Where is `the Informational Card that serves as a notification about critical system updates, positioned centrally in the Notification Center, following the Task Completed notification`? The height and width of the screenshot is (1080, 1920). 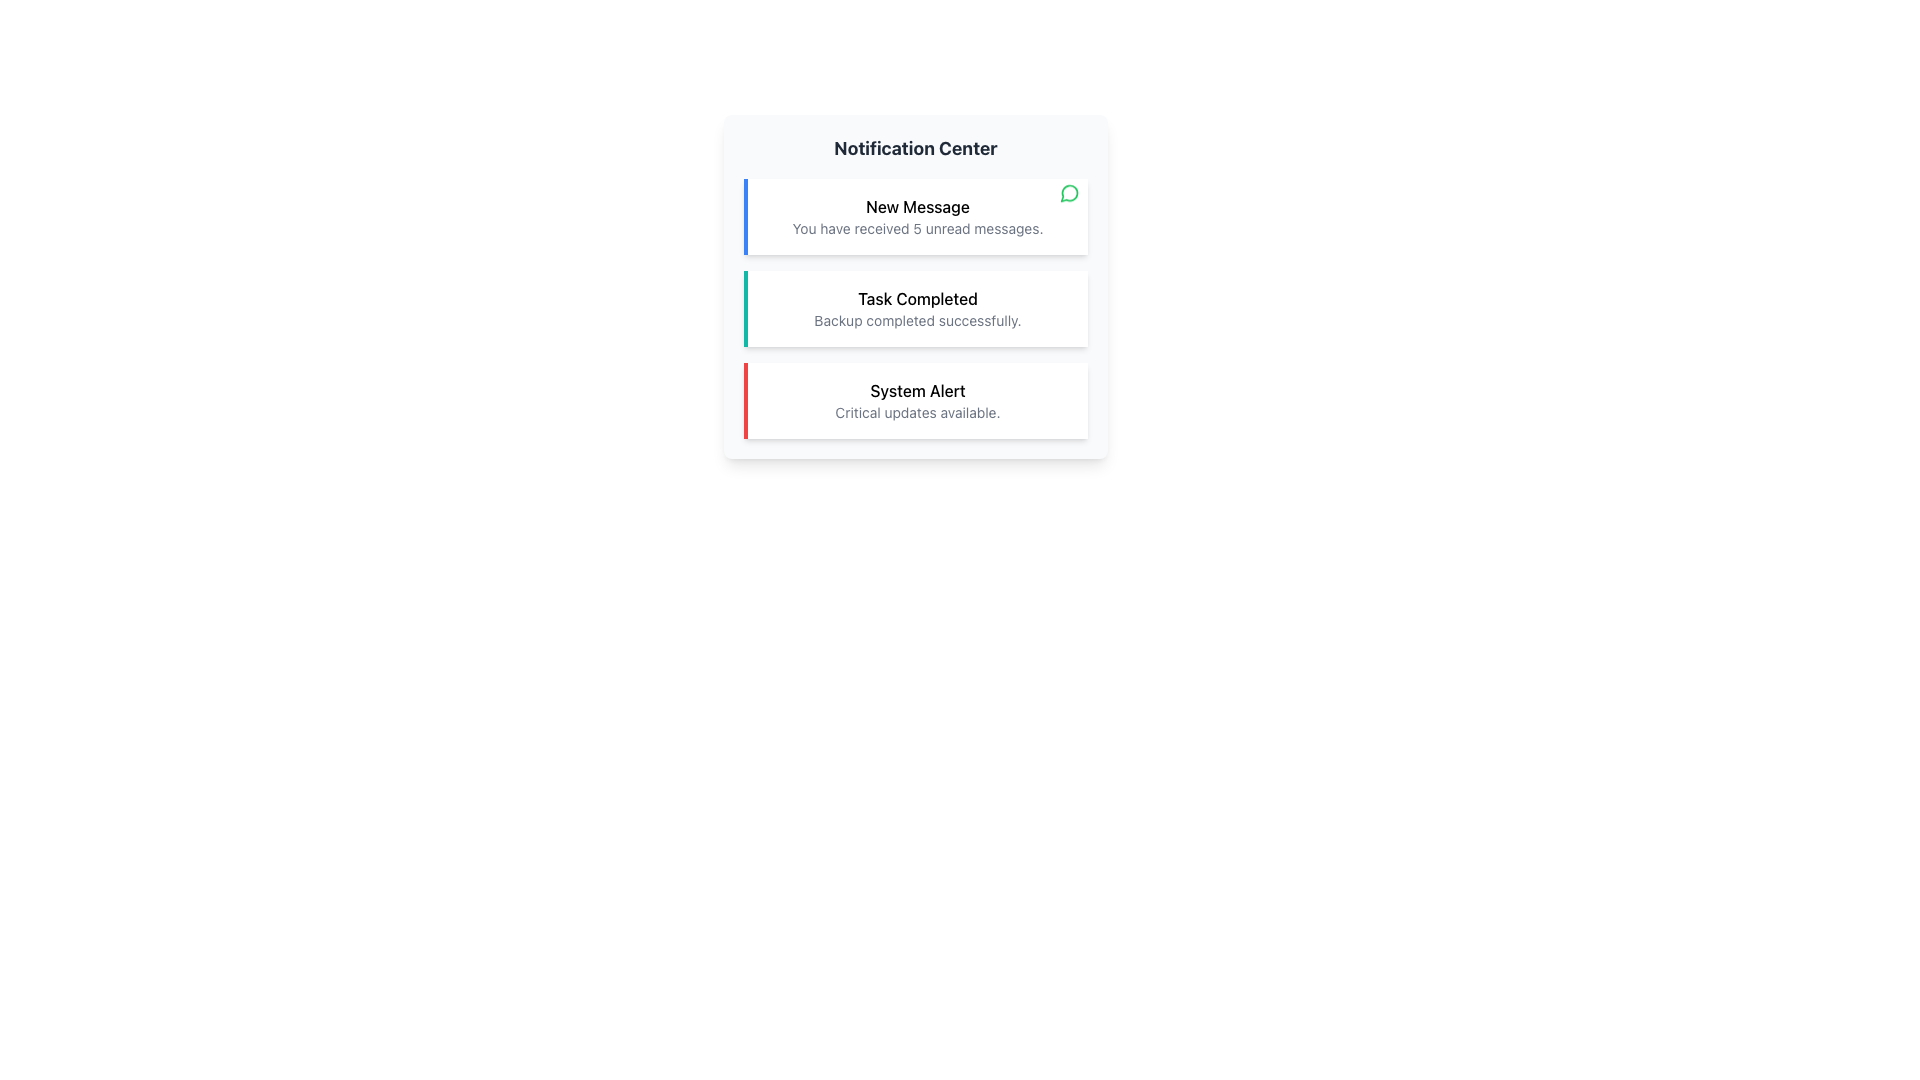
the Informational Card that serves as a notification about critical system updates, positioned centrally in the Notification Center, following the Task Completed notification is located at coordinates (915, 401).